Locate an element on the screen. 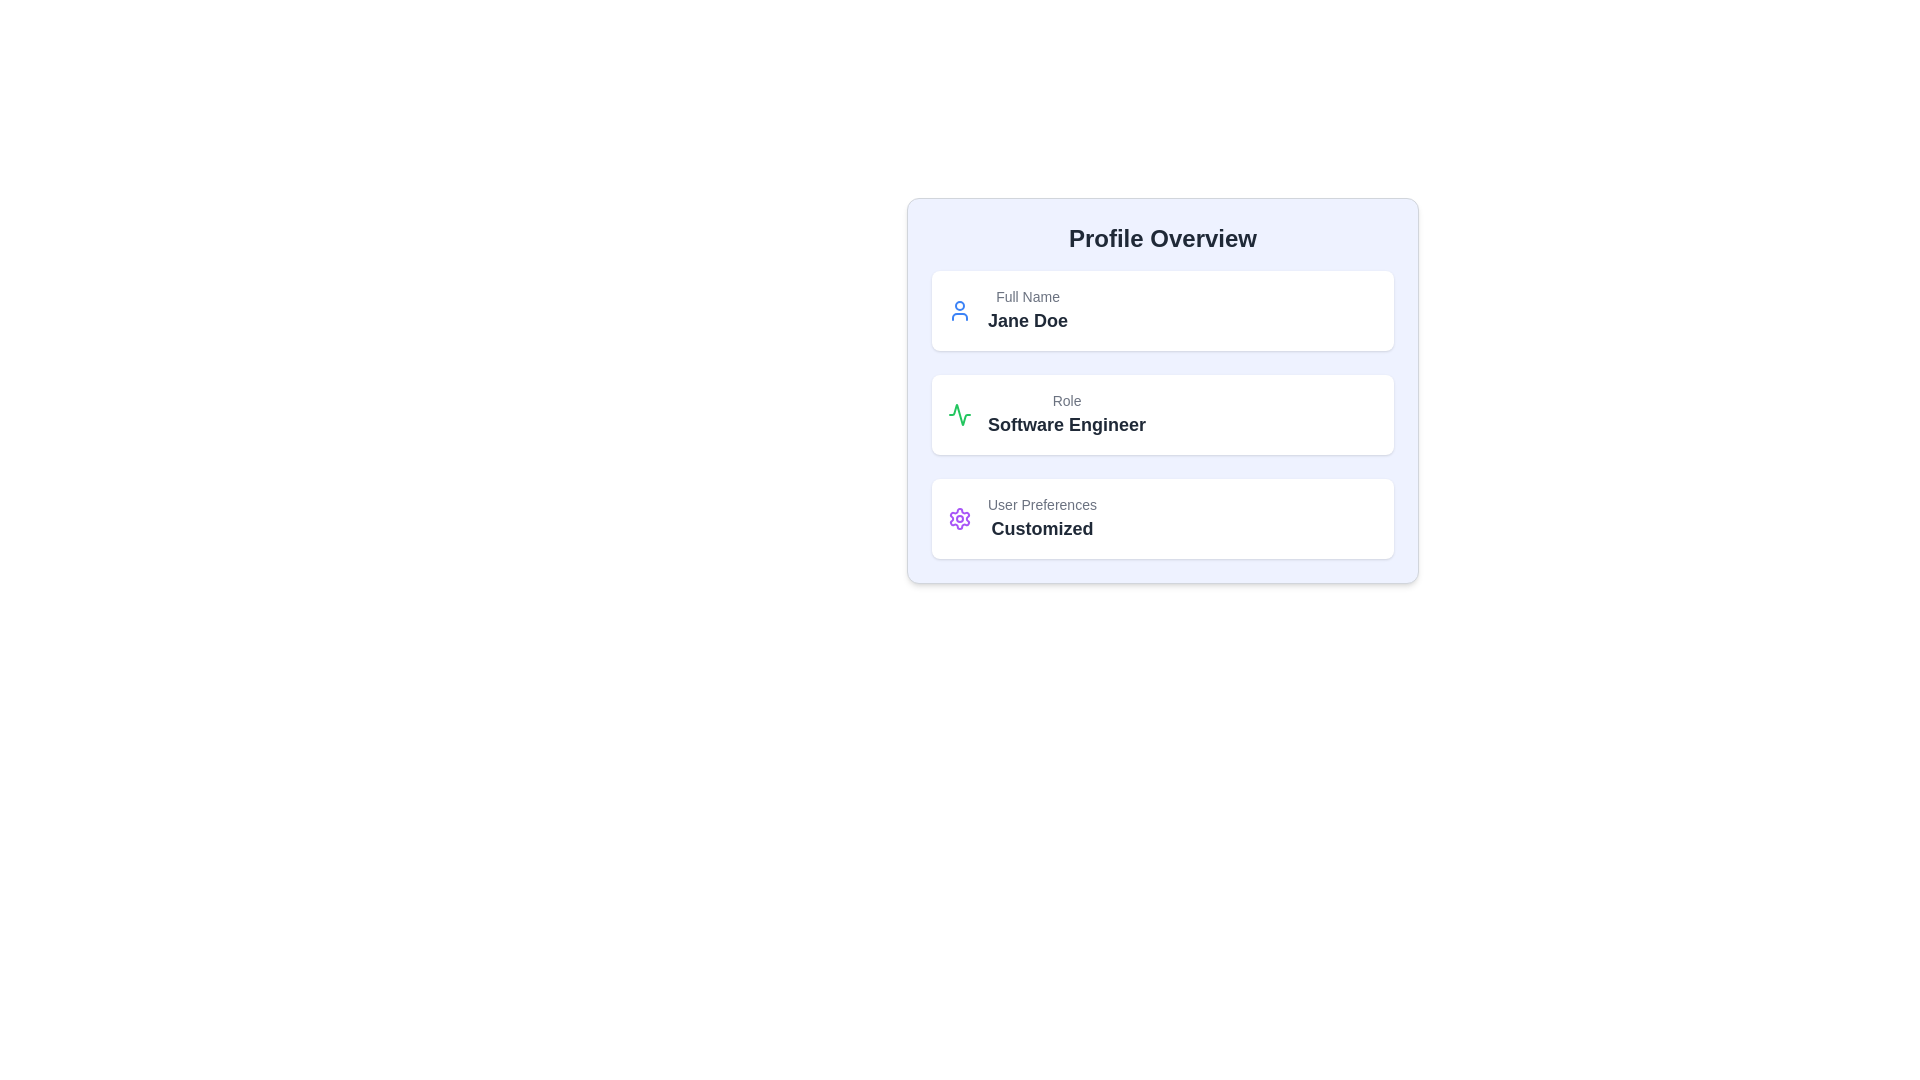  the user role icon located to the immediate left of the text block in the 'Profile Overview' section is located at coordinates (960, 414).